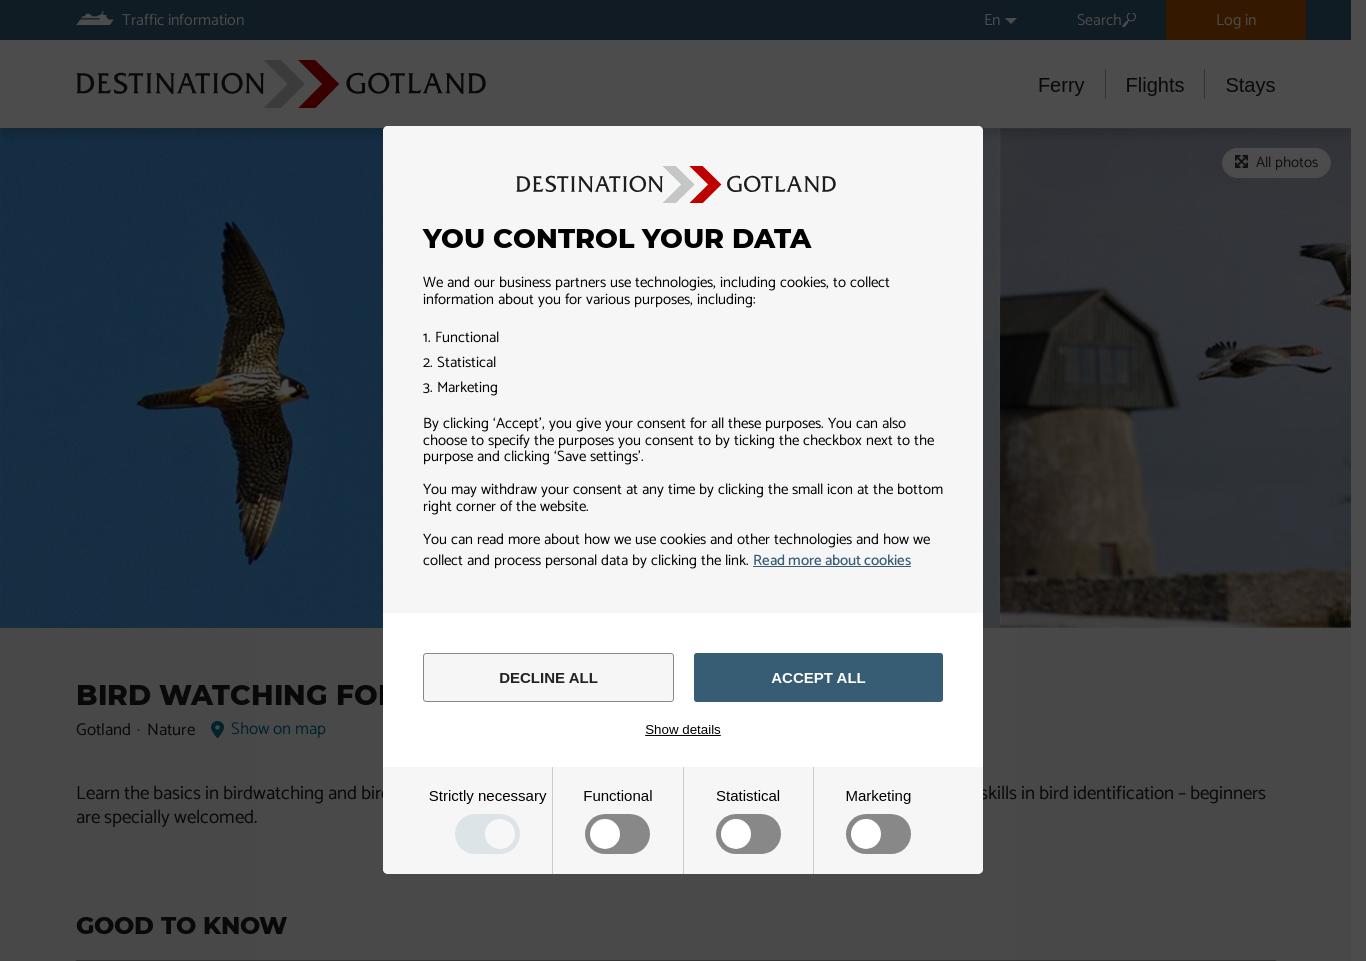 The image size is (1366, 961). I want to click on 'Gotland', so click(74, 729).